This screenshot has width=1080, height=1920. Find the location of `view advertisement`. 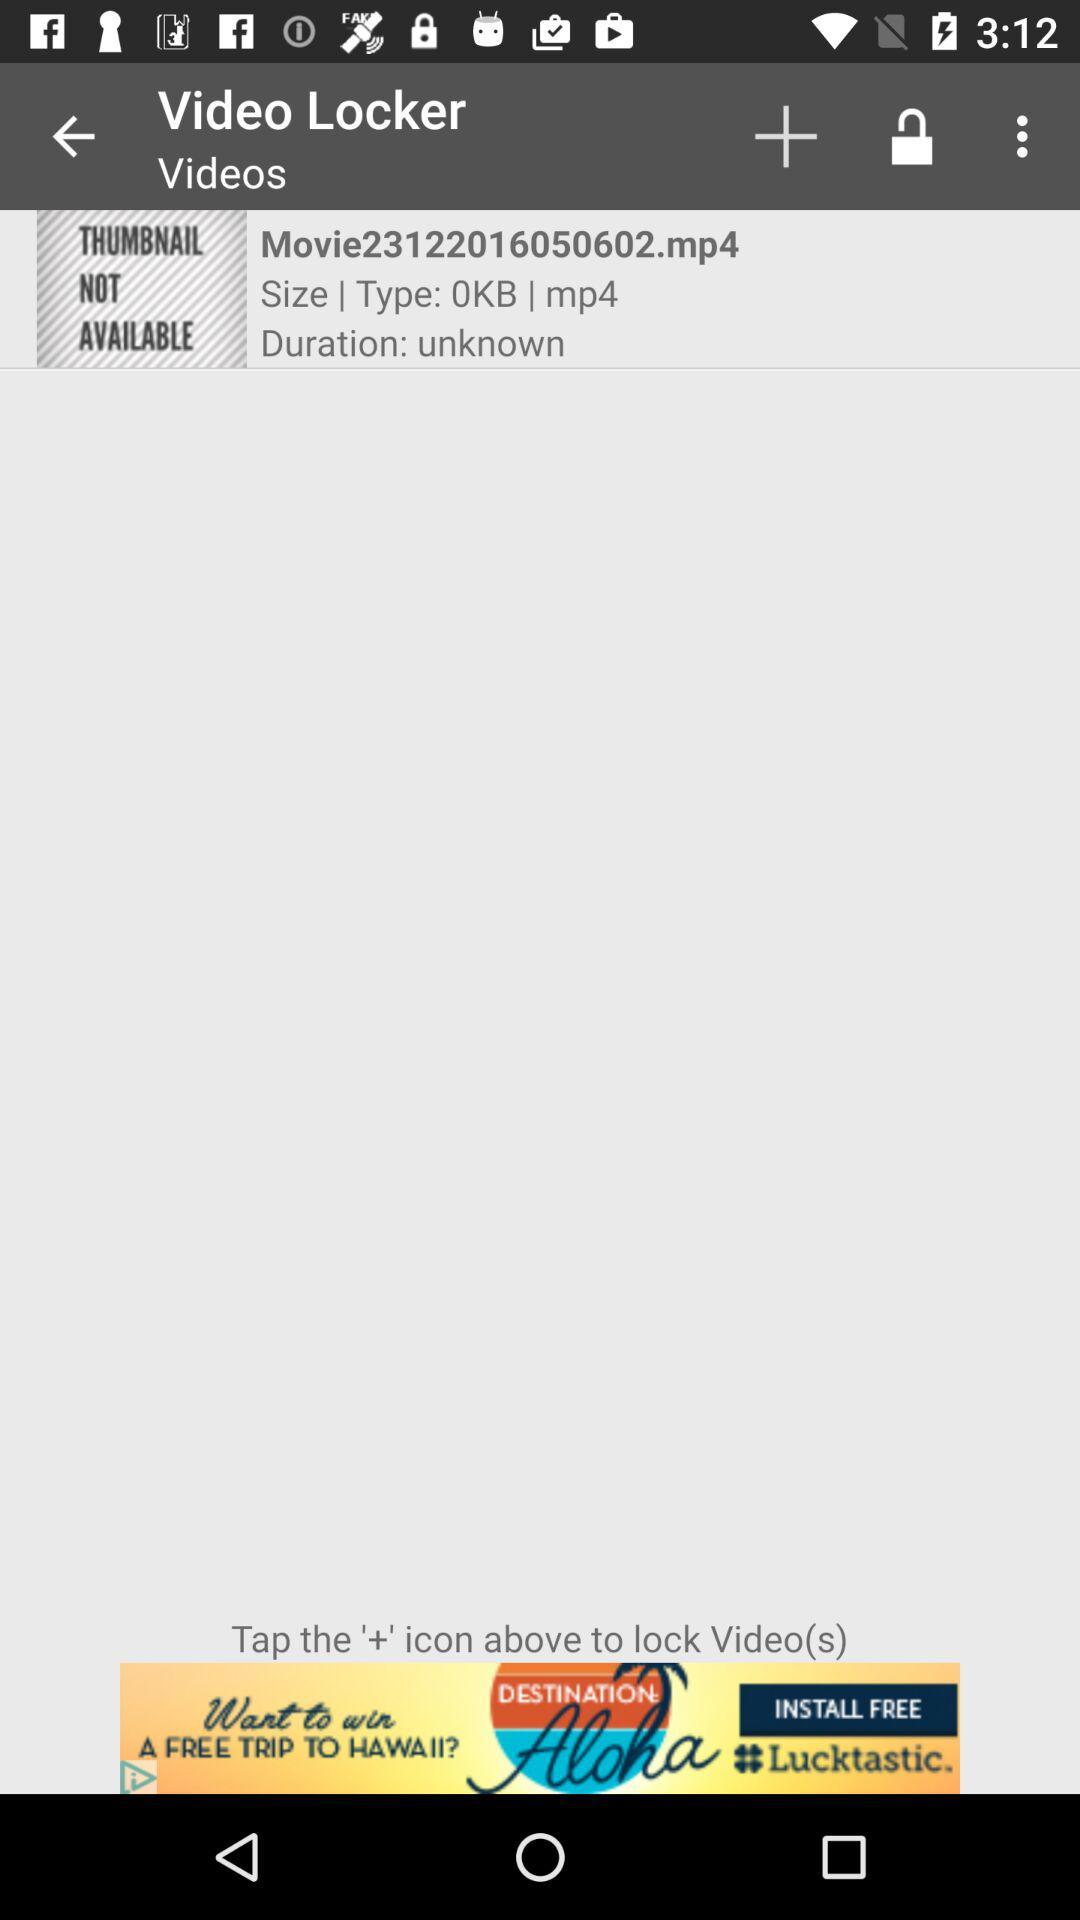

view advertisement is located at coordinates (540, 1727).